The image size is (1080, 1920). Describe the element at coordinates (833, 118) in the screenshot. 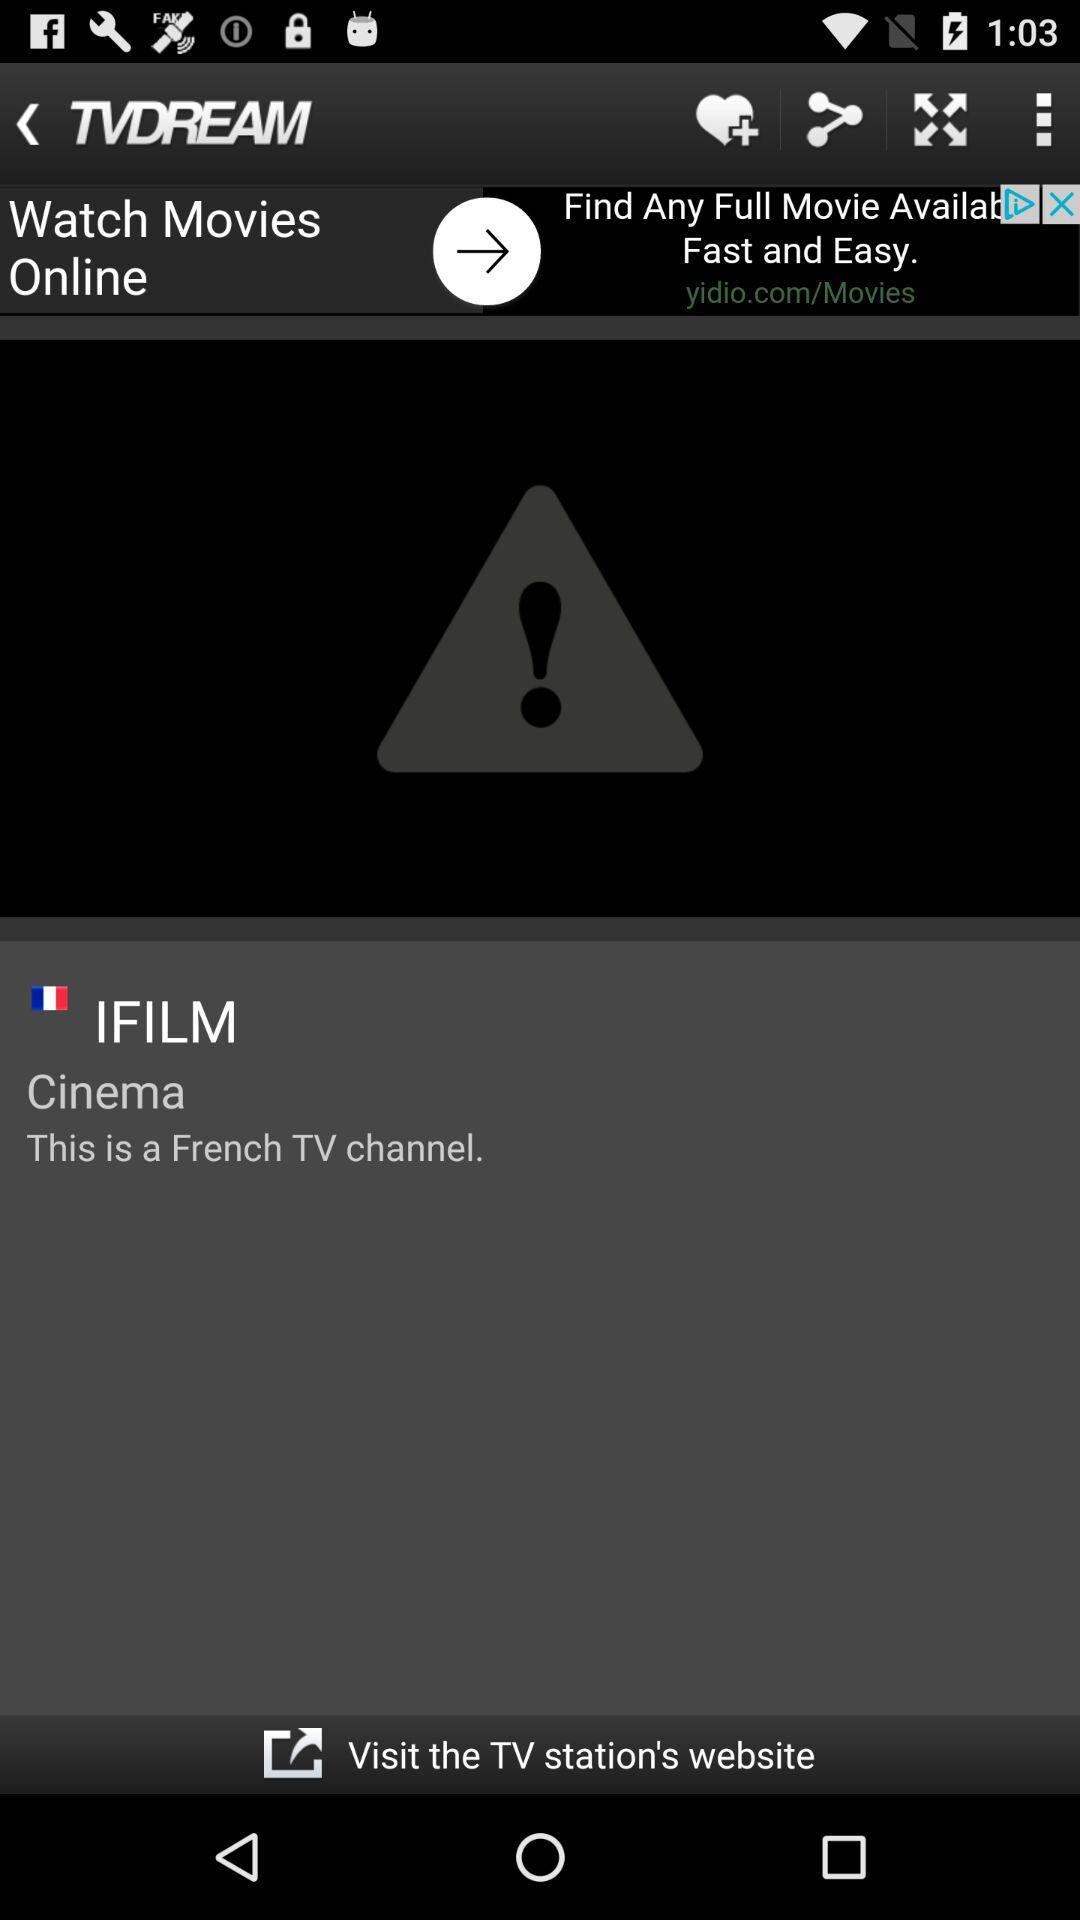

I see `share` at that location.